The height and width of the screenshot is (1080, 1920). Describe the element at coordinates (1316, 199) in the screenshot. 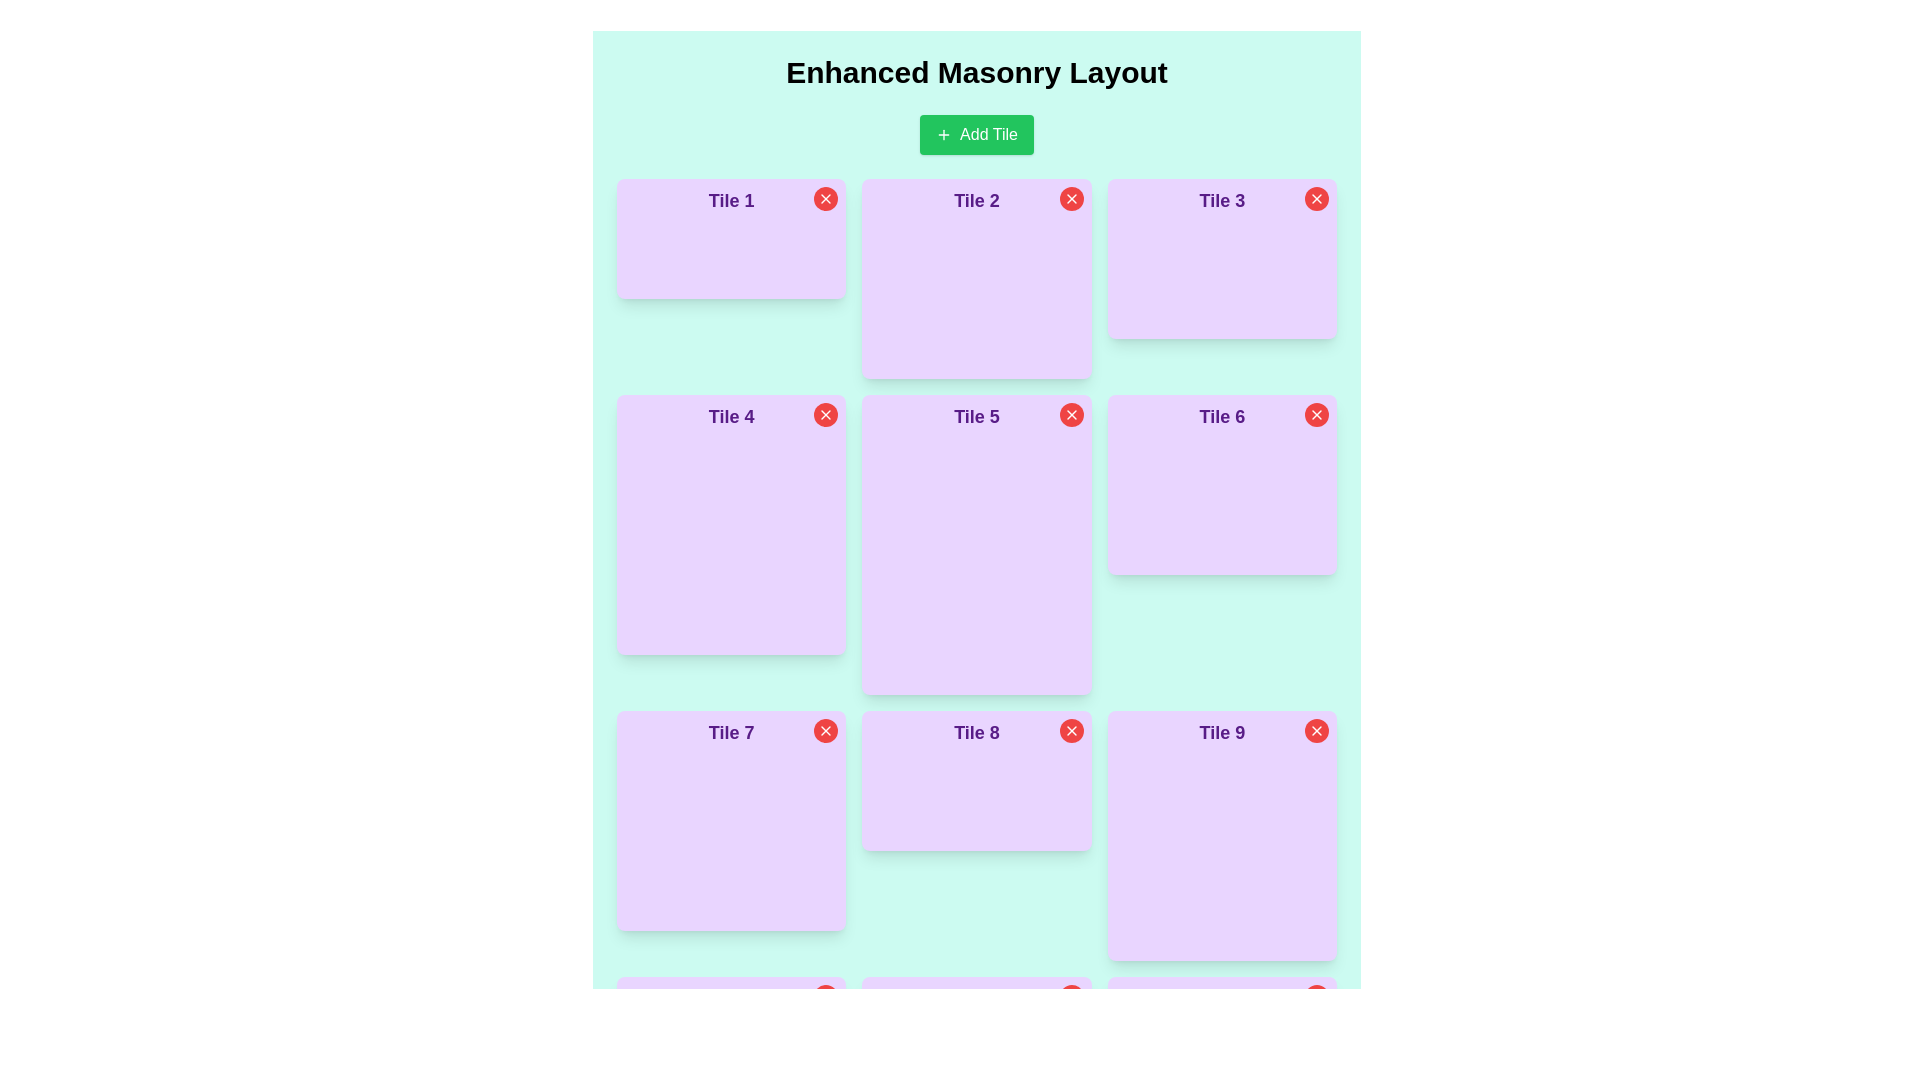

I see `the keyboard accessibility on the close button for 'Tile 3', located at the top-right corner of the card` at that location.